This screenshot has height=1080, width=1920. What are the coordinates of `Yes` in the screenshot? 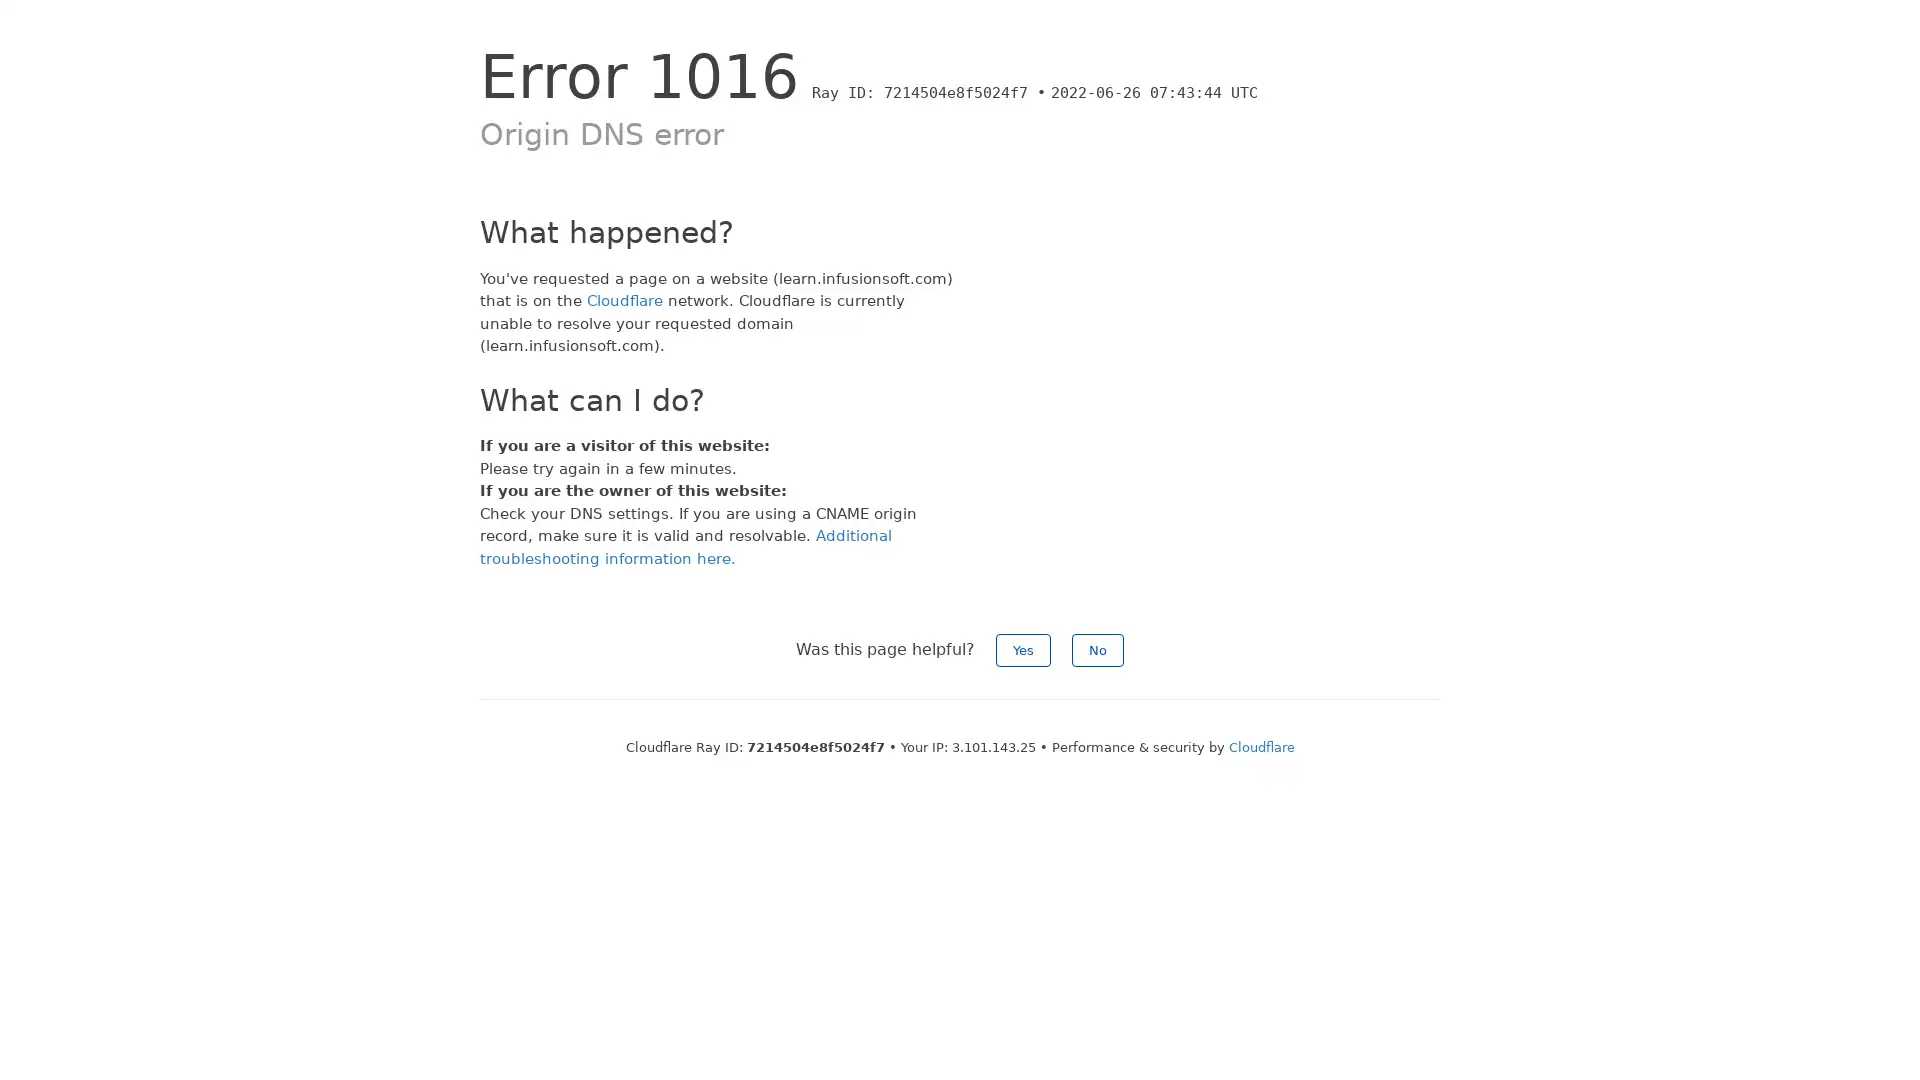 It's located at (1023, 650).